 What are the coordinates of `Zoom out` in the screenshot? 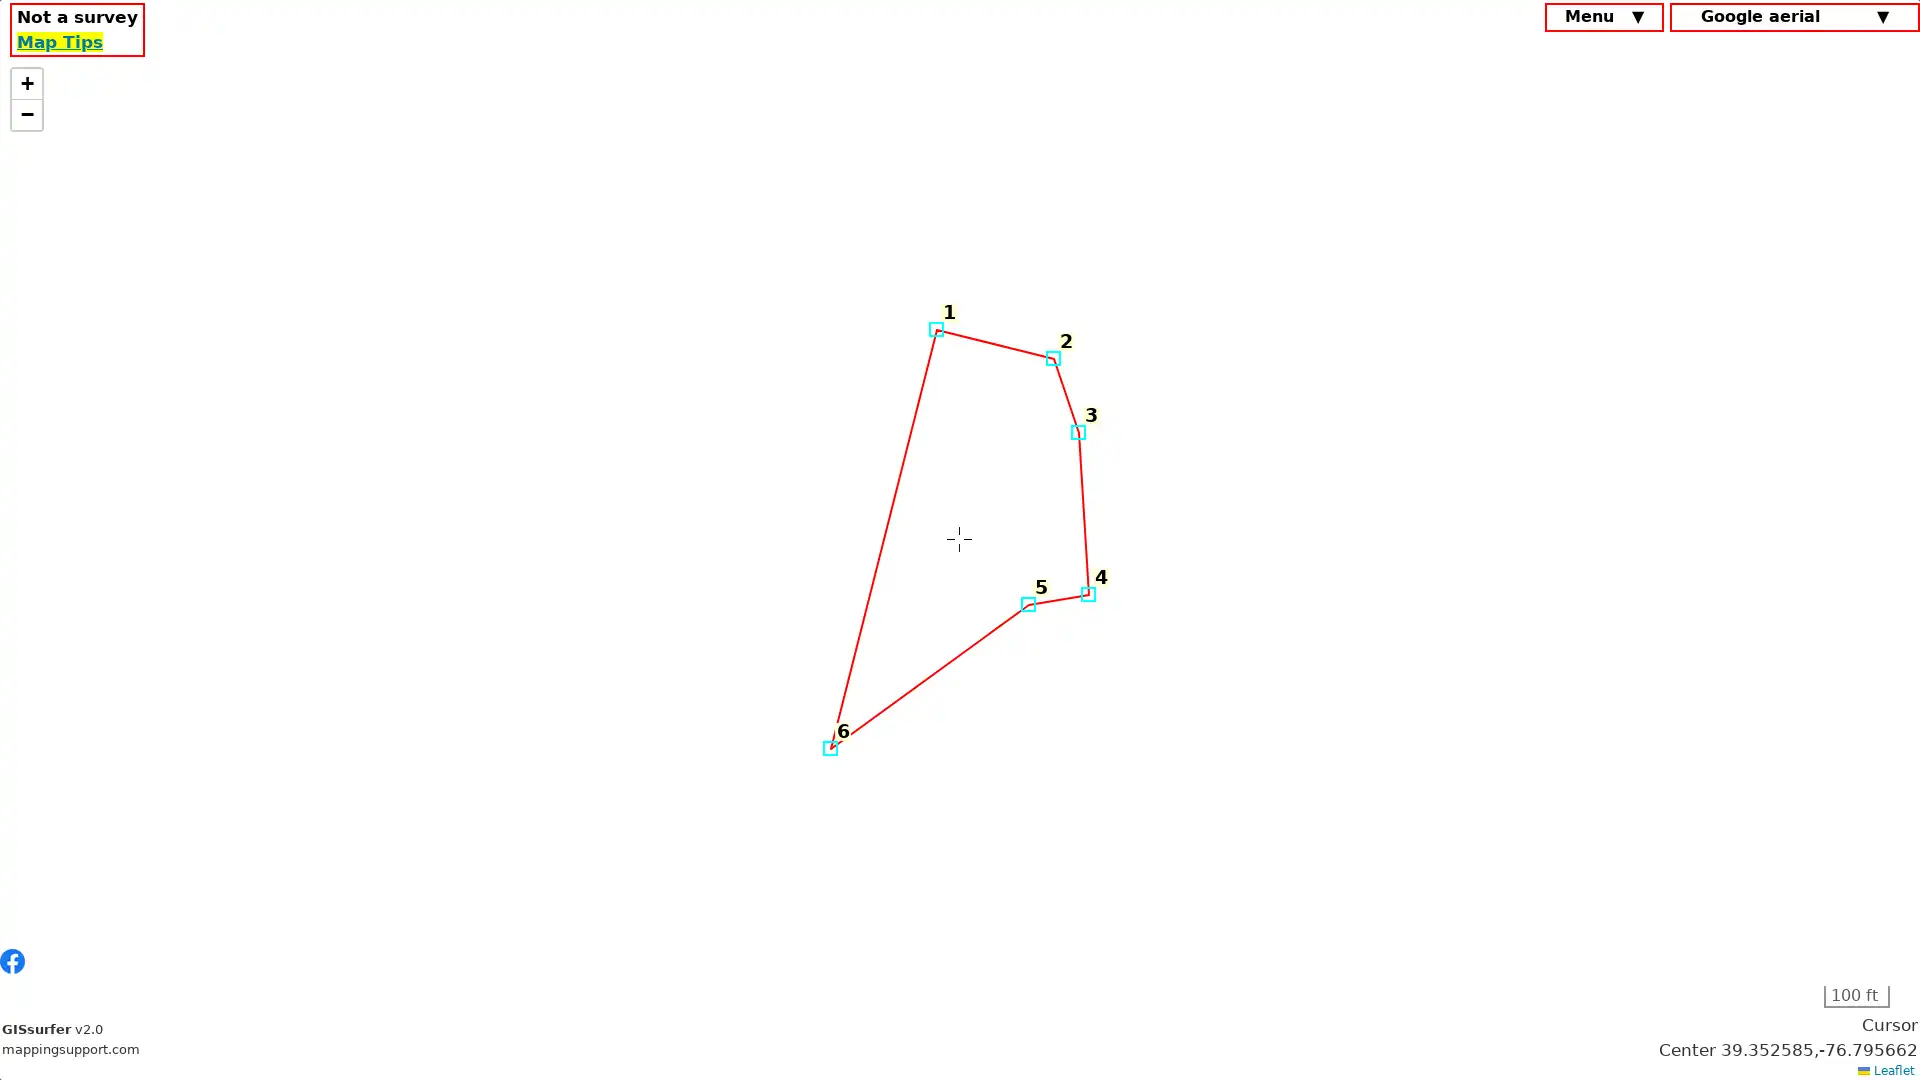 It's located at (27, 115).